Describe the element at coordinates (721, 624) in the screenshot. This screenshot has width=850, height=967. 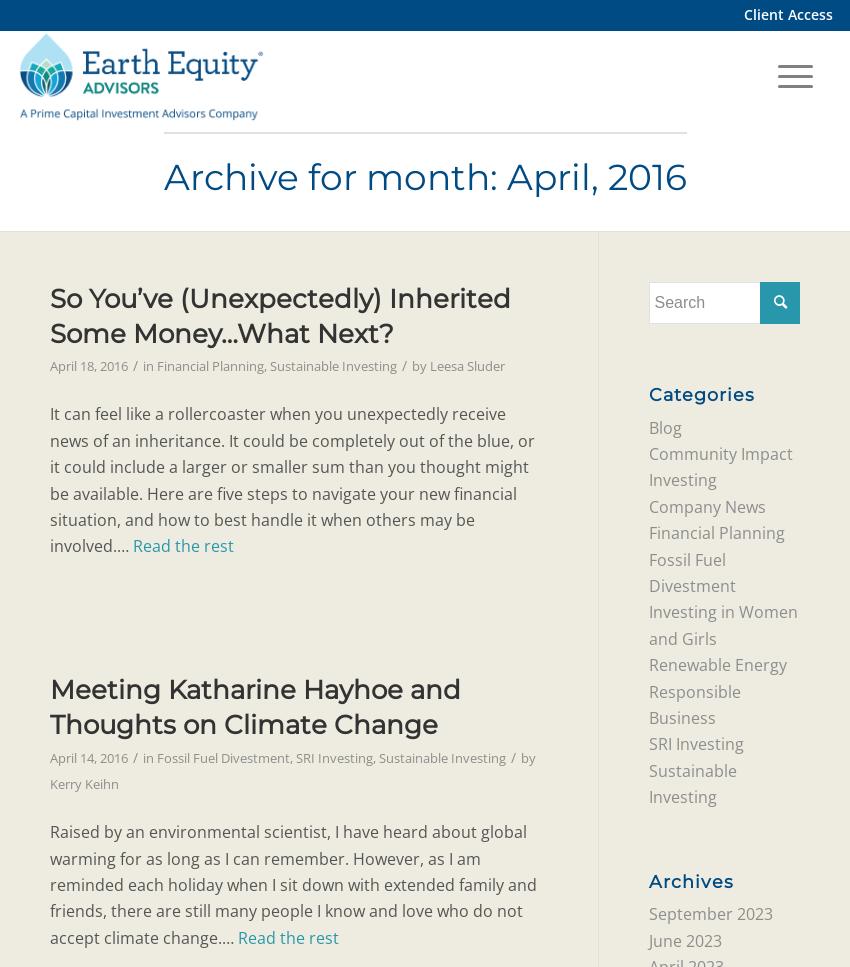
I see `'Investing in Women and Girls'` at that location.